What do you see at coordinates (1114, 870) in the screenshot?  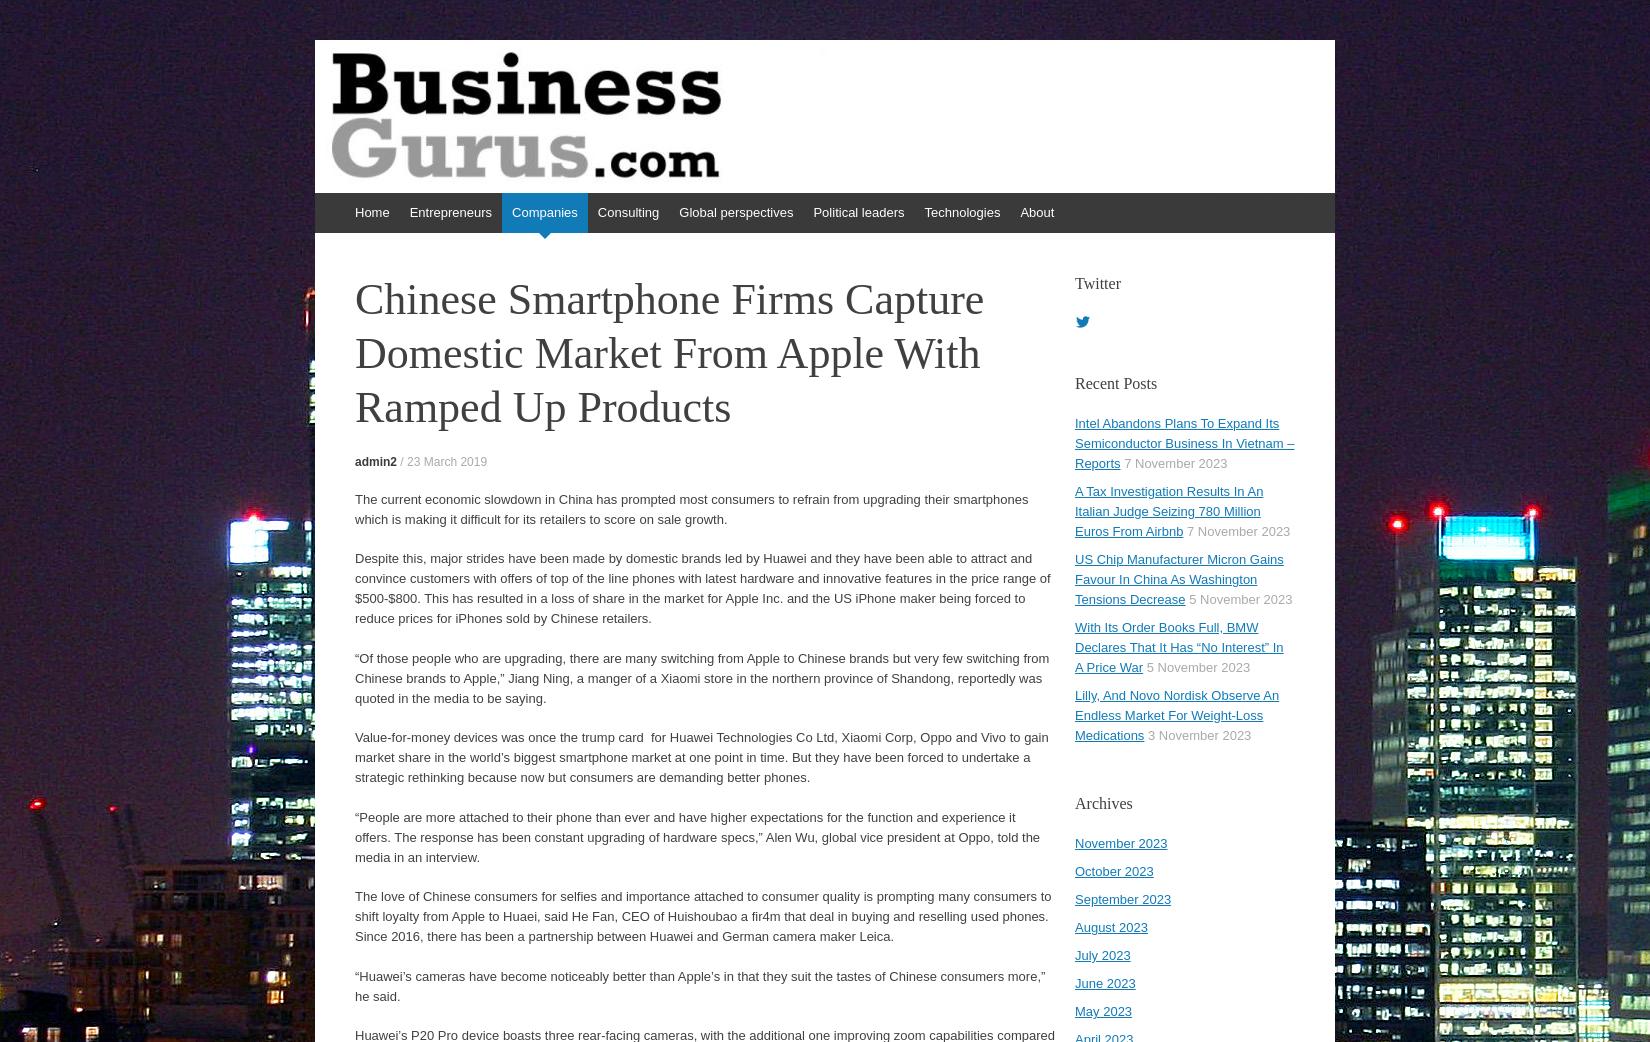 I see `'October 2023'` at bounding box center [1114, 870].